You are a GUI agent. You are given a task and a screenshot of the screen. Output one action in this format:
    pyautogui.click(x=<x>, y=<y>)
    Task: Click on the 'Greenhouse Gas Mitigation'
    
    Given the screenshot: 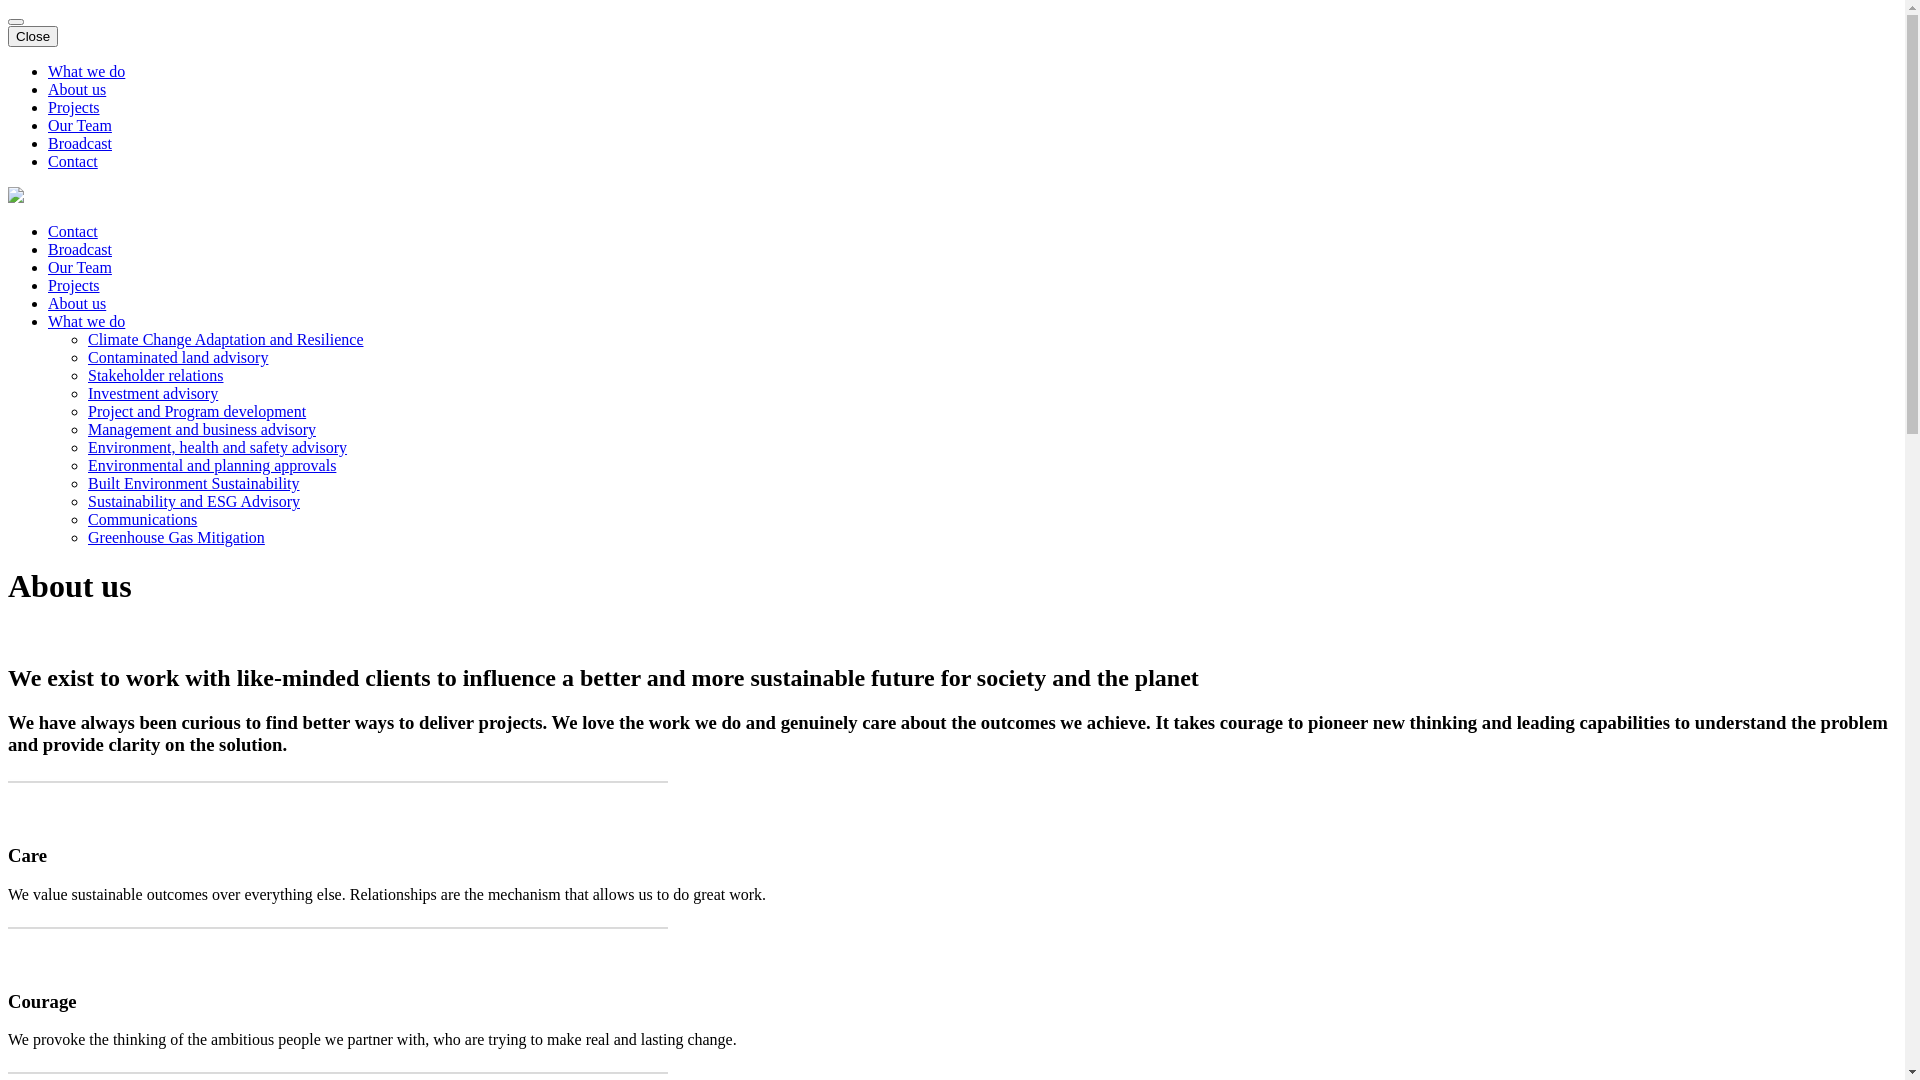 What is the action you would take?
    pyautogui.click(x=176, y=536)
    